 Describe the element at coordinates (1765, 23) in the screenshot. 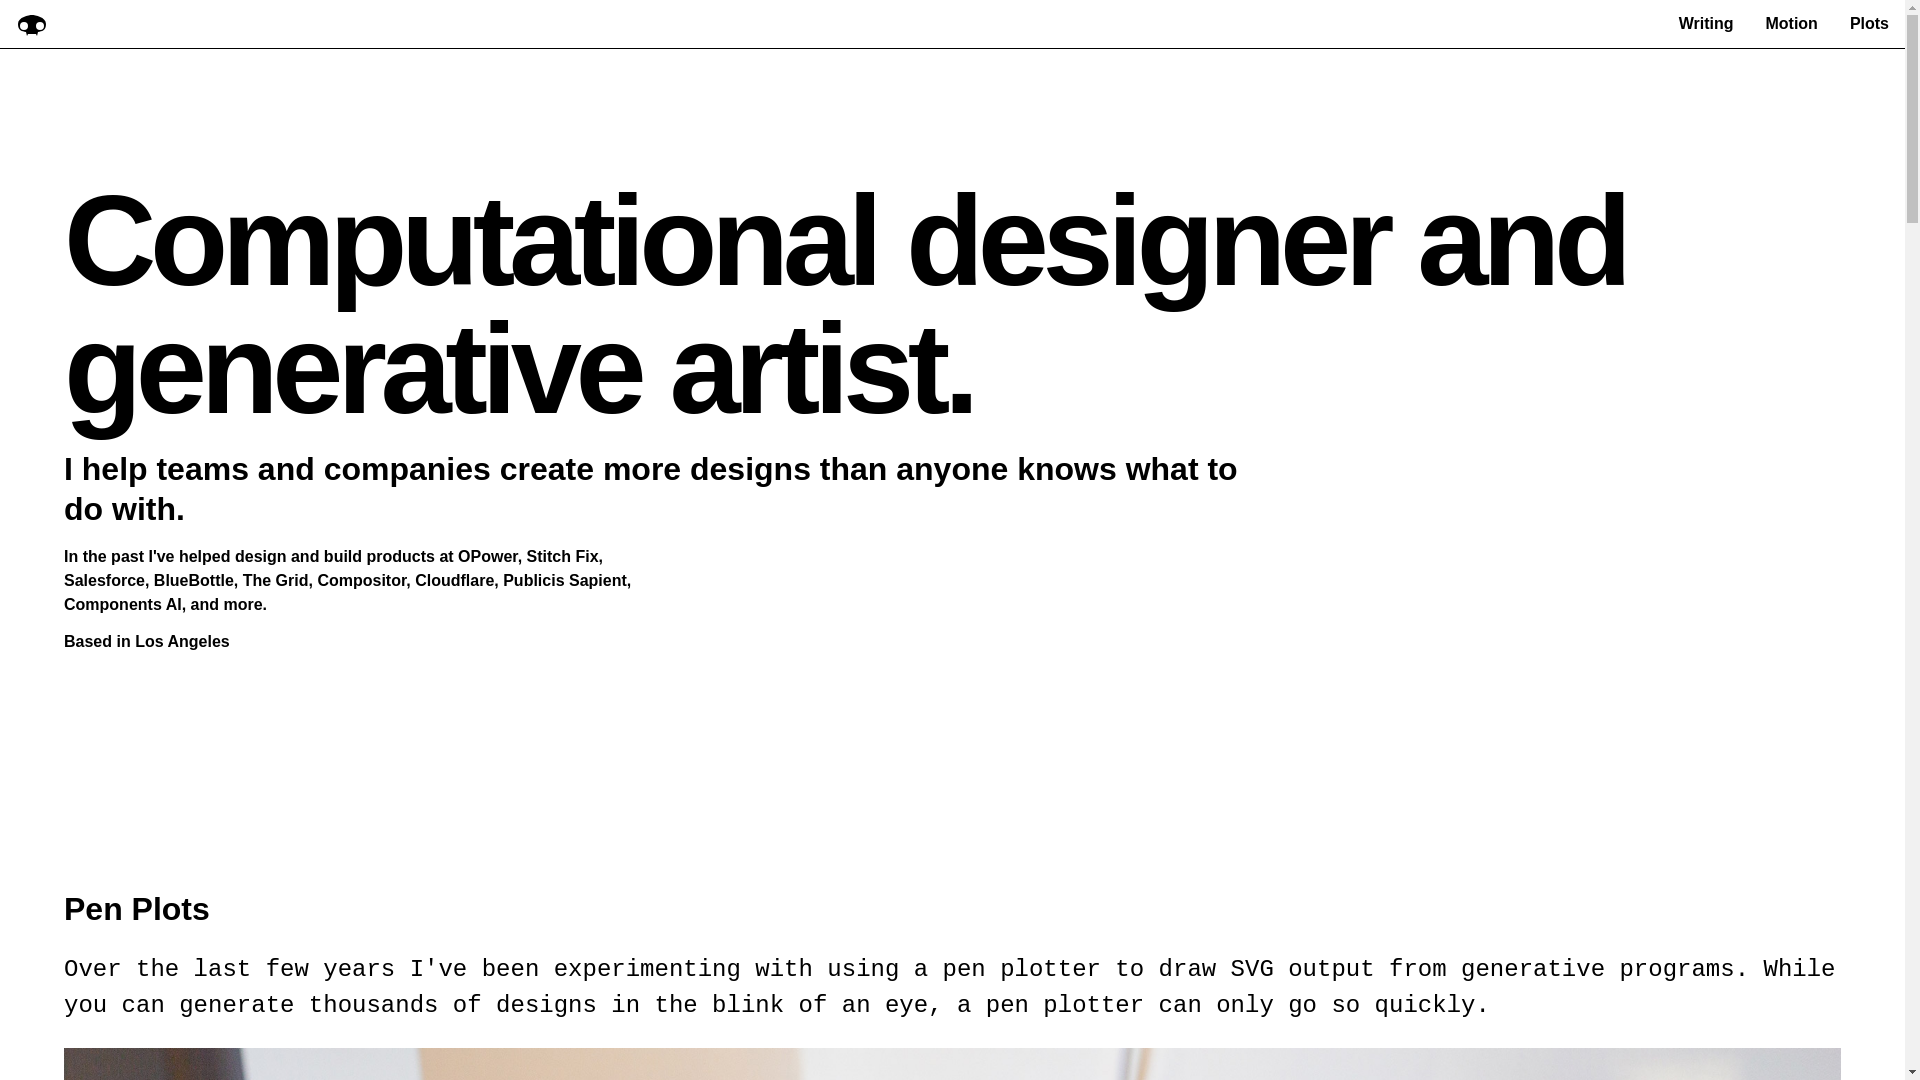

I see `'Motion'` at that location.